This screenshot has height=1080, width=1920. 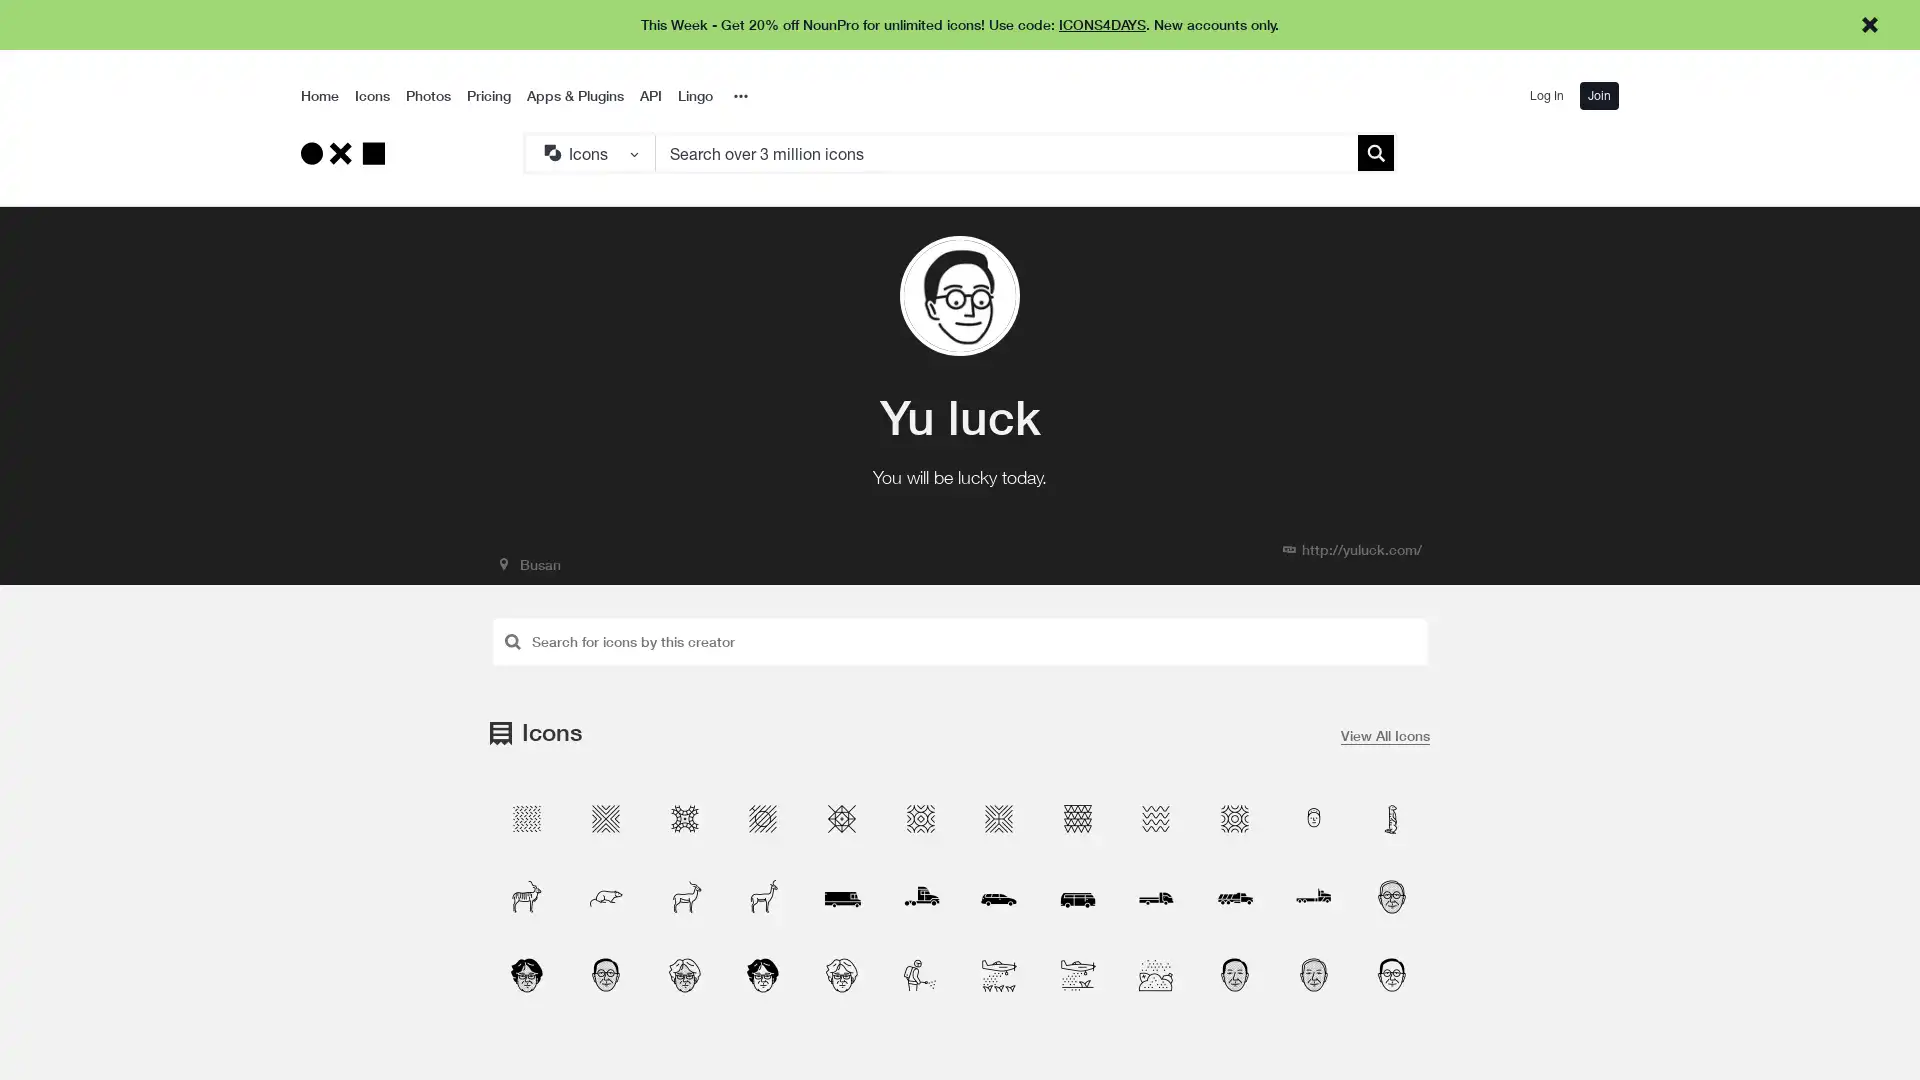 I want to click on Overflow Menu, so click(x=739, y=96).